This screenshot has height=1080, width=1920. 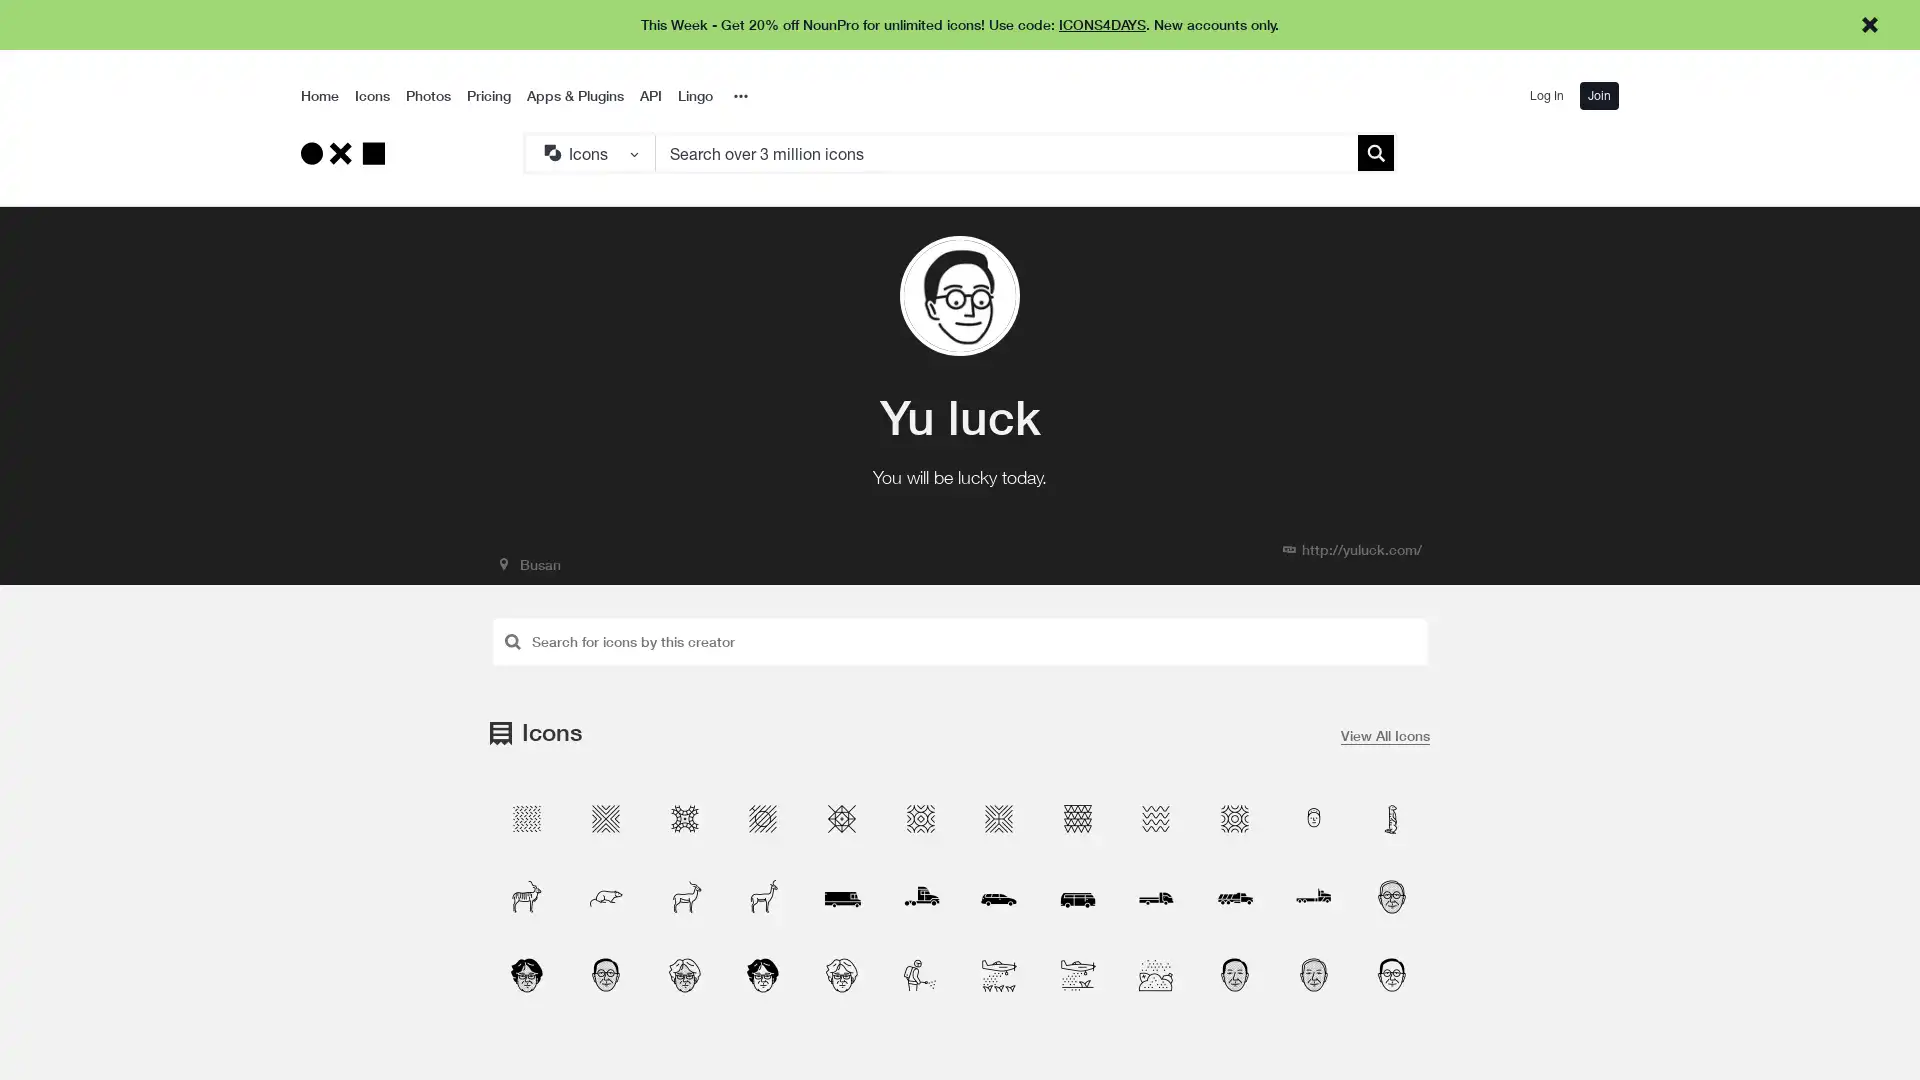 I want to click on Overflow Menu, so click(x=739, y=96).